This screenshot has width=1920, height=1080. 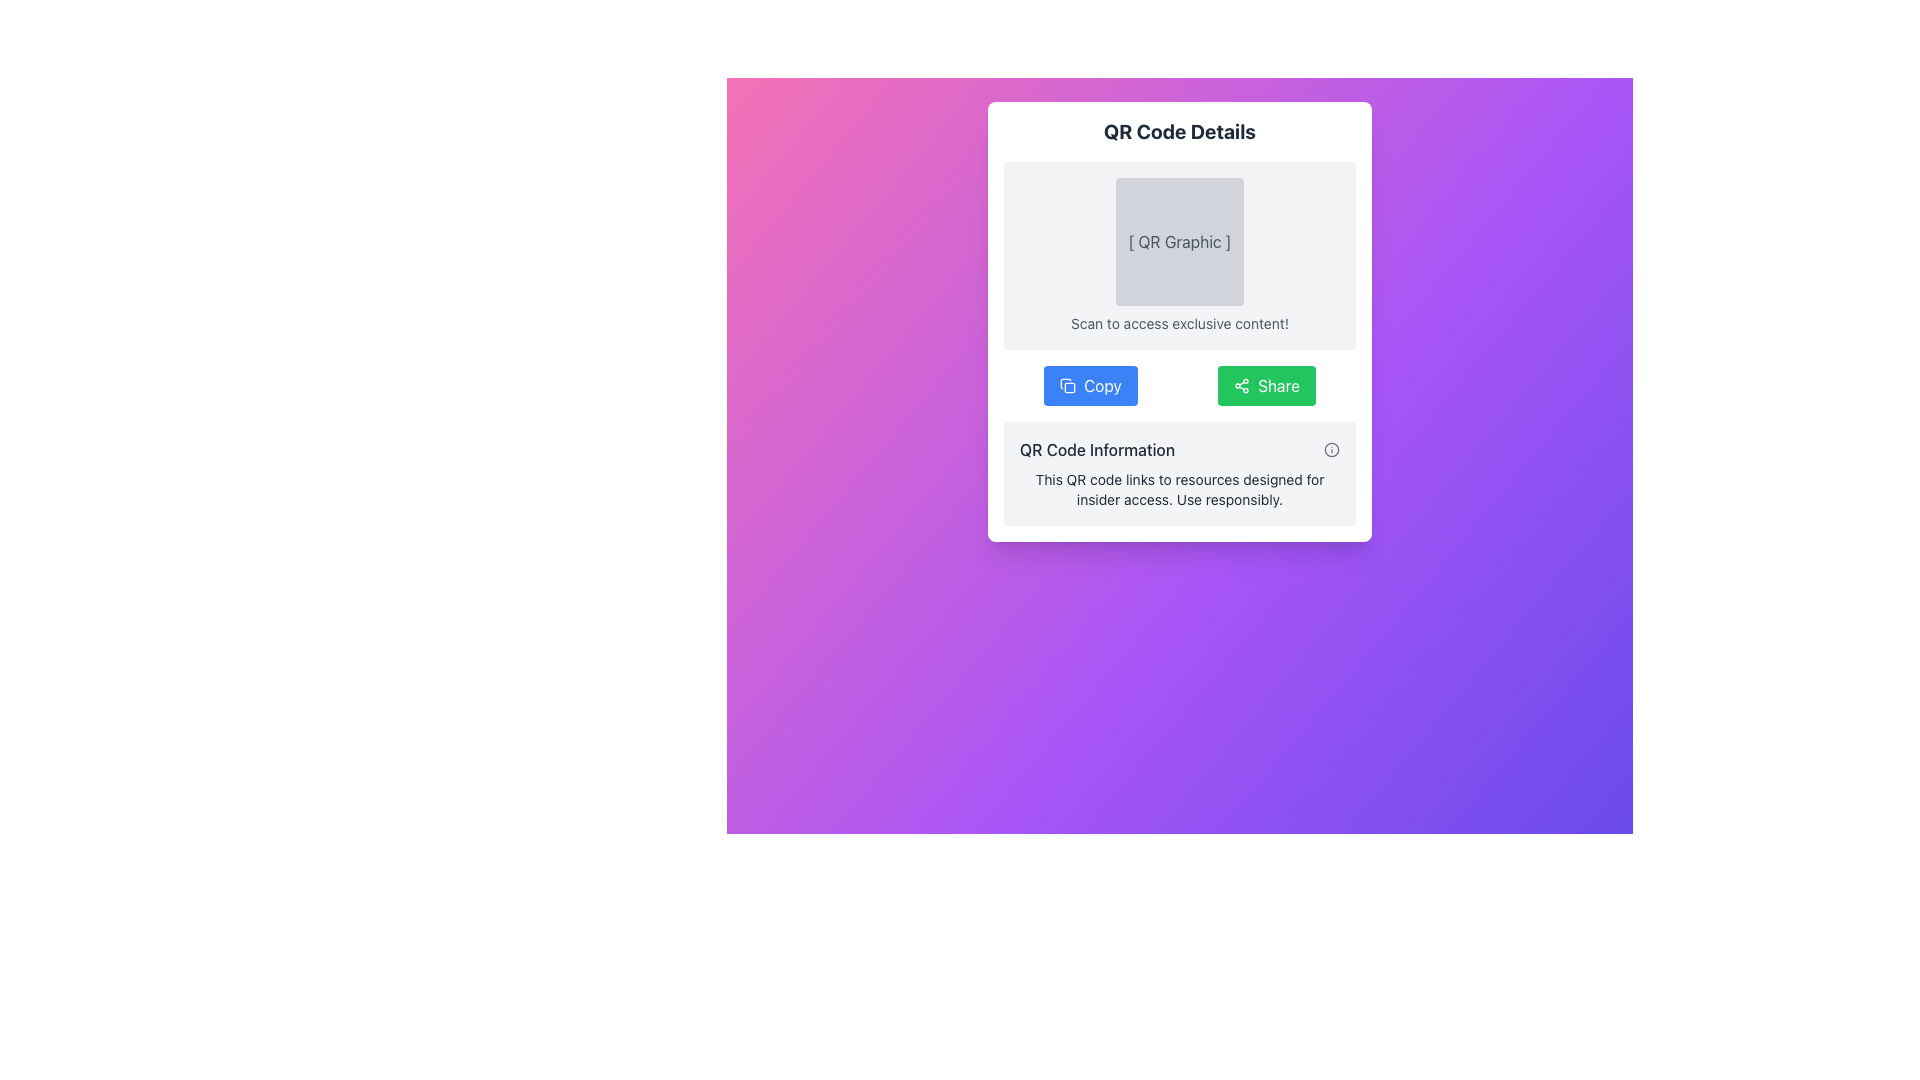 I want to click on the small icon resembling a connection or share symbol, which is located on the left side of the green 'Share' button, aligned vertically with the button text, so click(x=1241, y=385).